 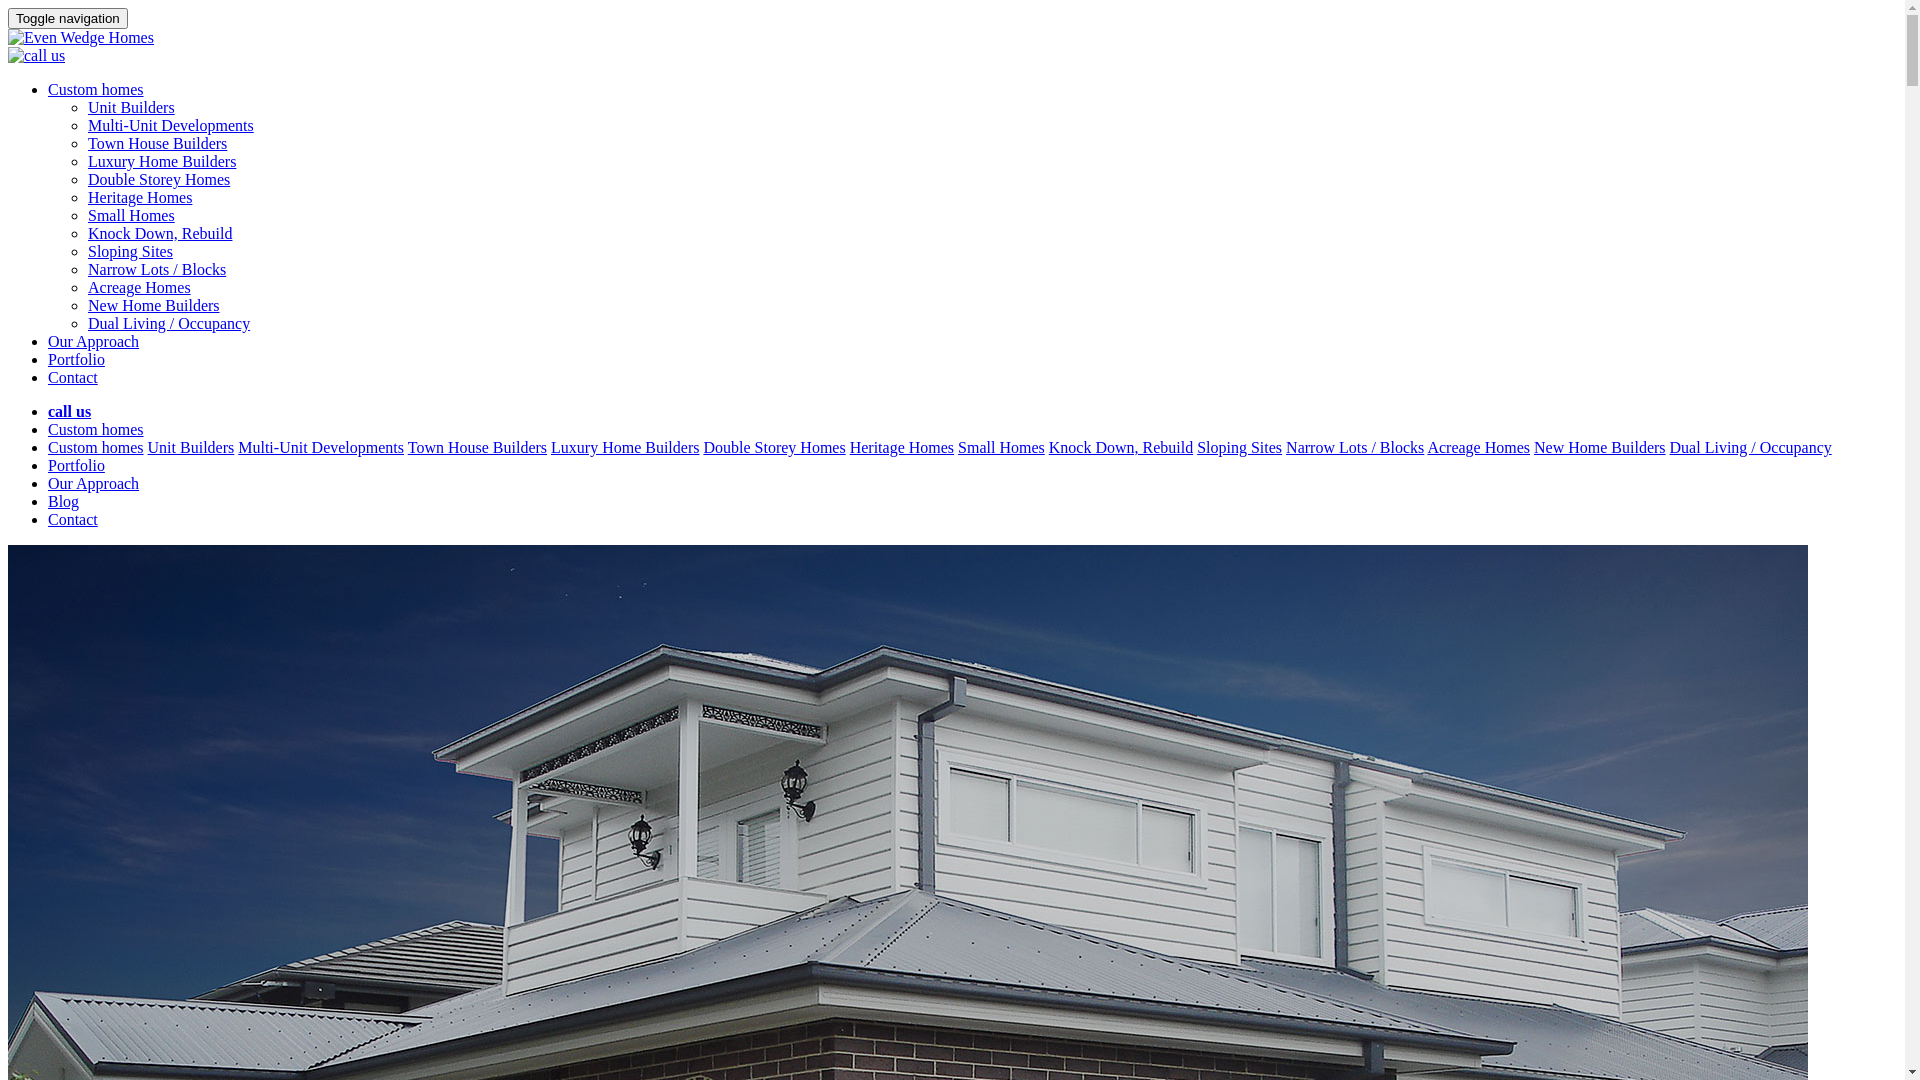 I want to click on 'Sloping Sites', so click(x=129, y=250).